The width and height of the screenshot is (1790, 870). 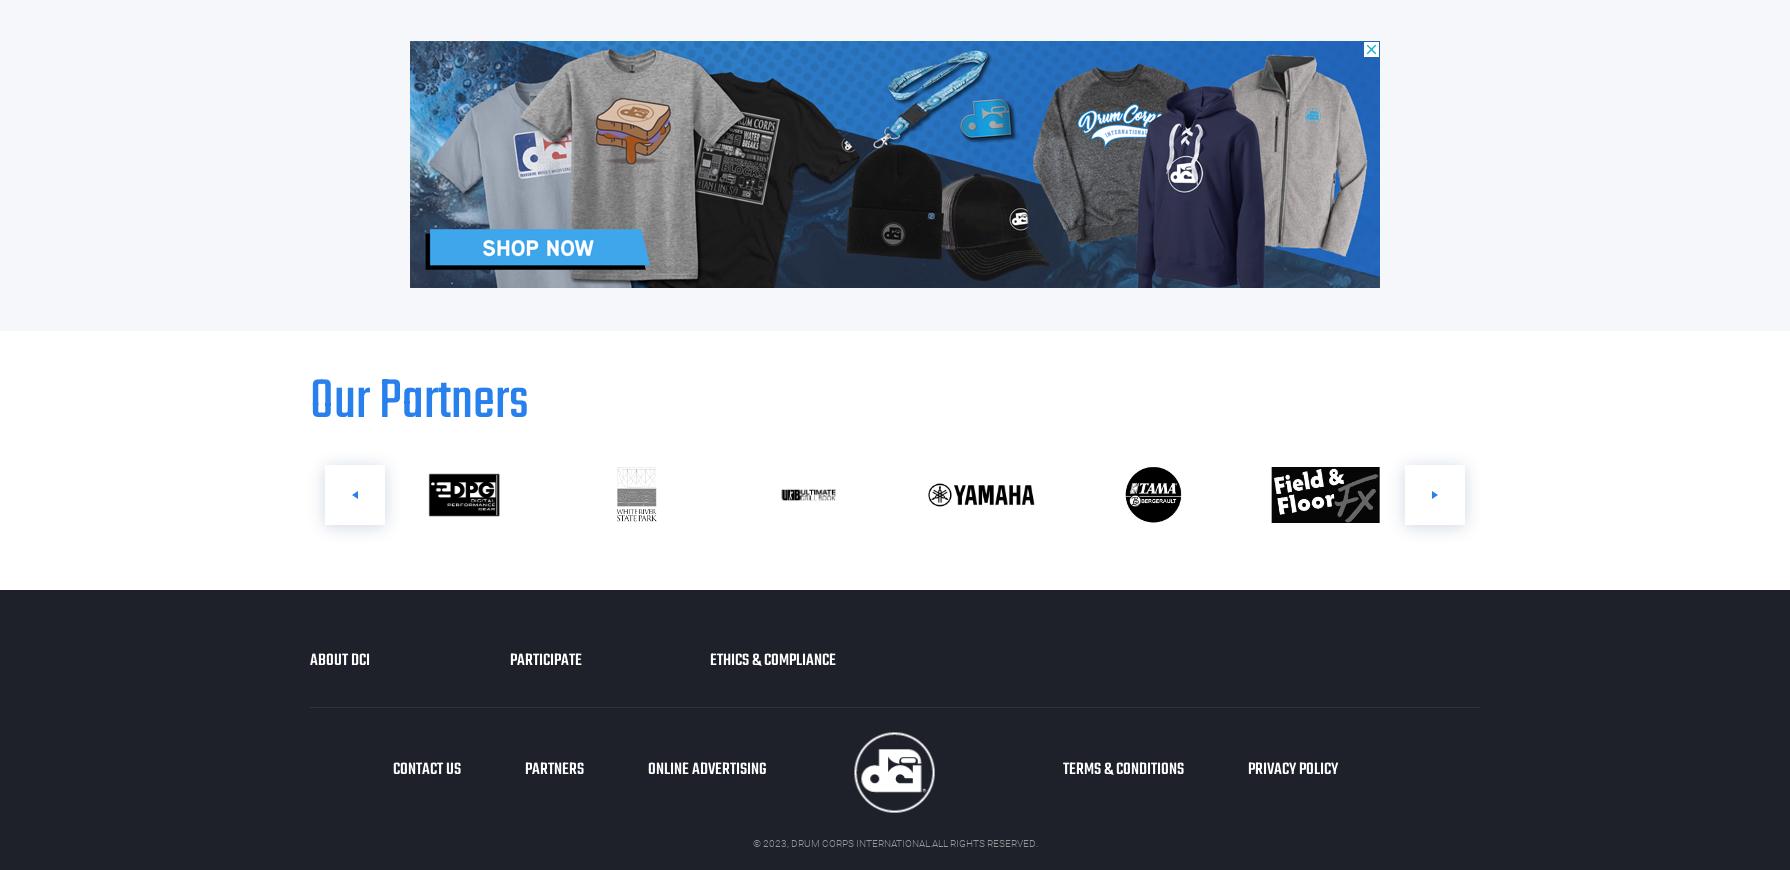 What do you see at coordinates (893, 843) in the screenshot?
I see `'© 2023, DRUM CORPS INTERNATIONAL.ALL RIGHTS RESERVED.'` at bounding box center [893, 843].